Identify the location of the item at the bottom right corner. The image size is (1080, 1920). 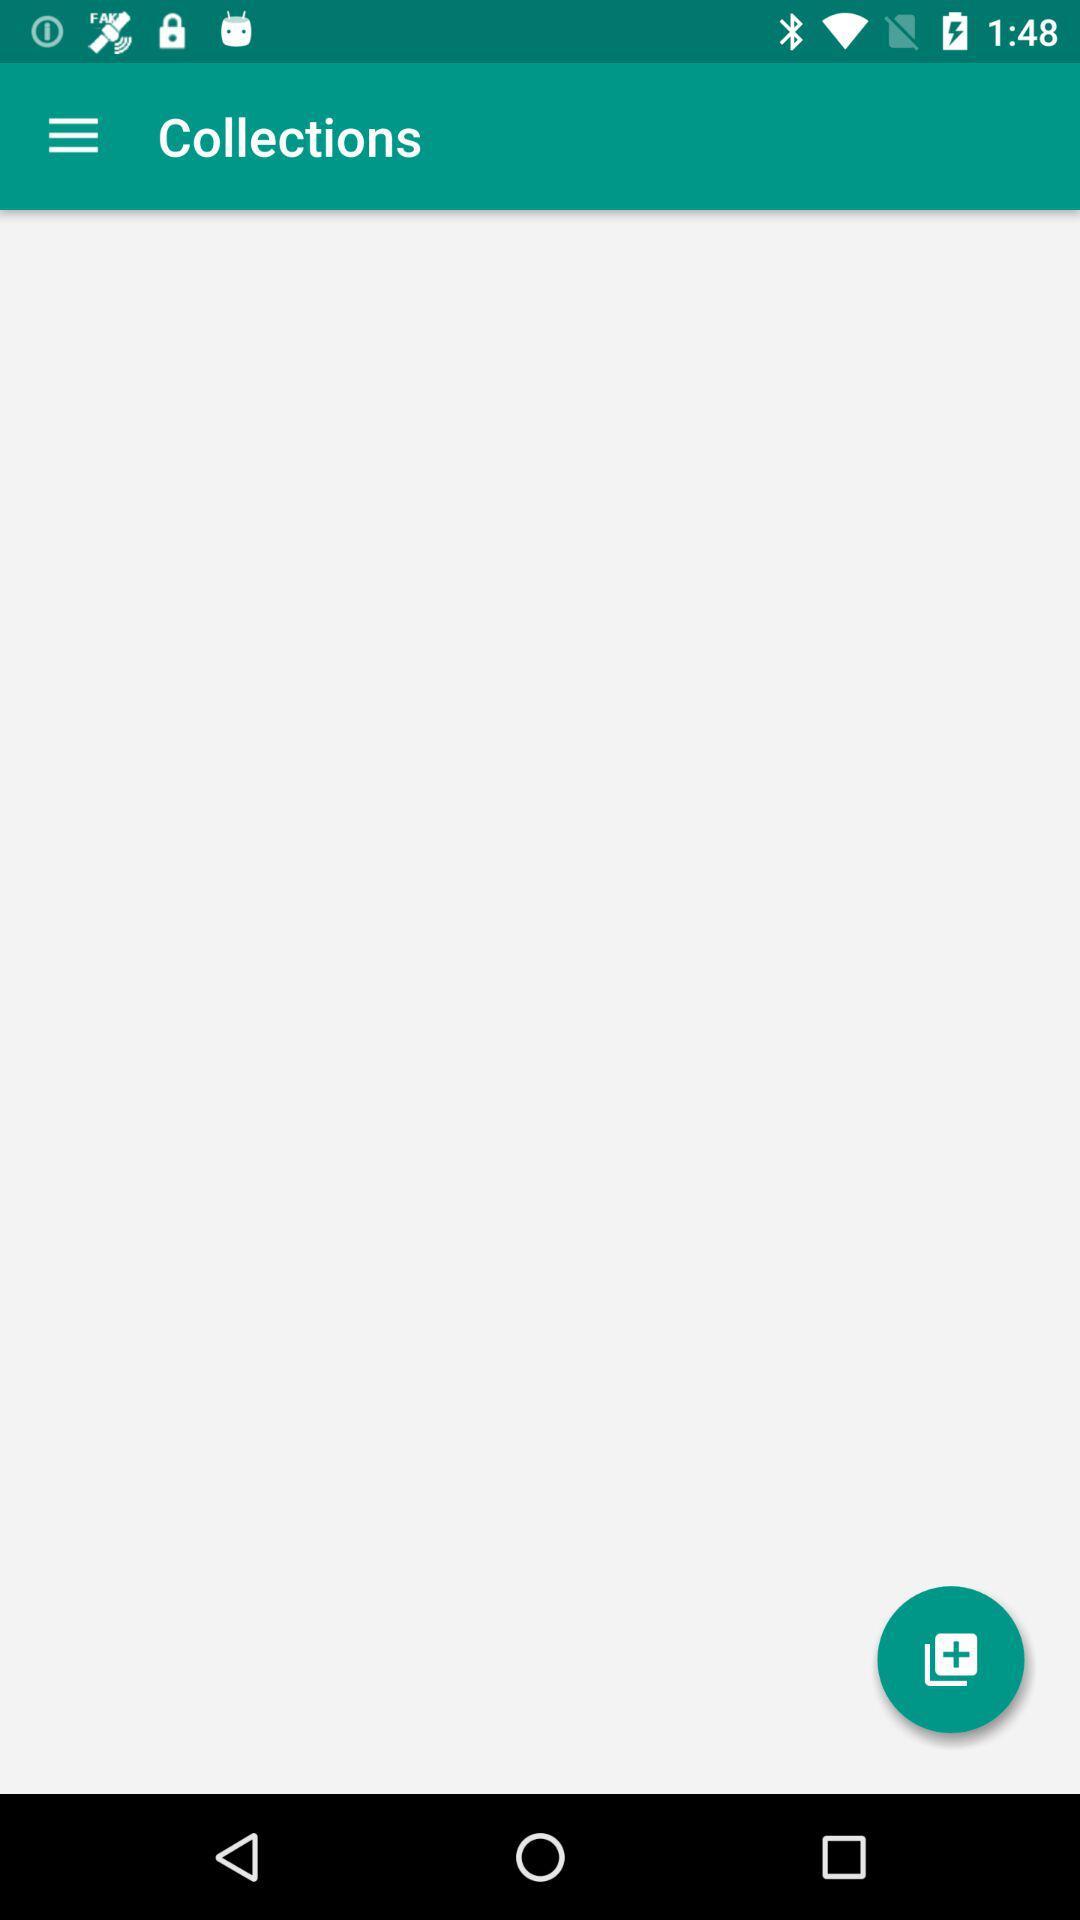
(950, 1659).